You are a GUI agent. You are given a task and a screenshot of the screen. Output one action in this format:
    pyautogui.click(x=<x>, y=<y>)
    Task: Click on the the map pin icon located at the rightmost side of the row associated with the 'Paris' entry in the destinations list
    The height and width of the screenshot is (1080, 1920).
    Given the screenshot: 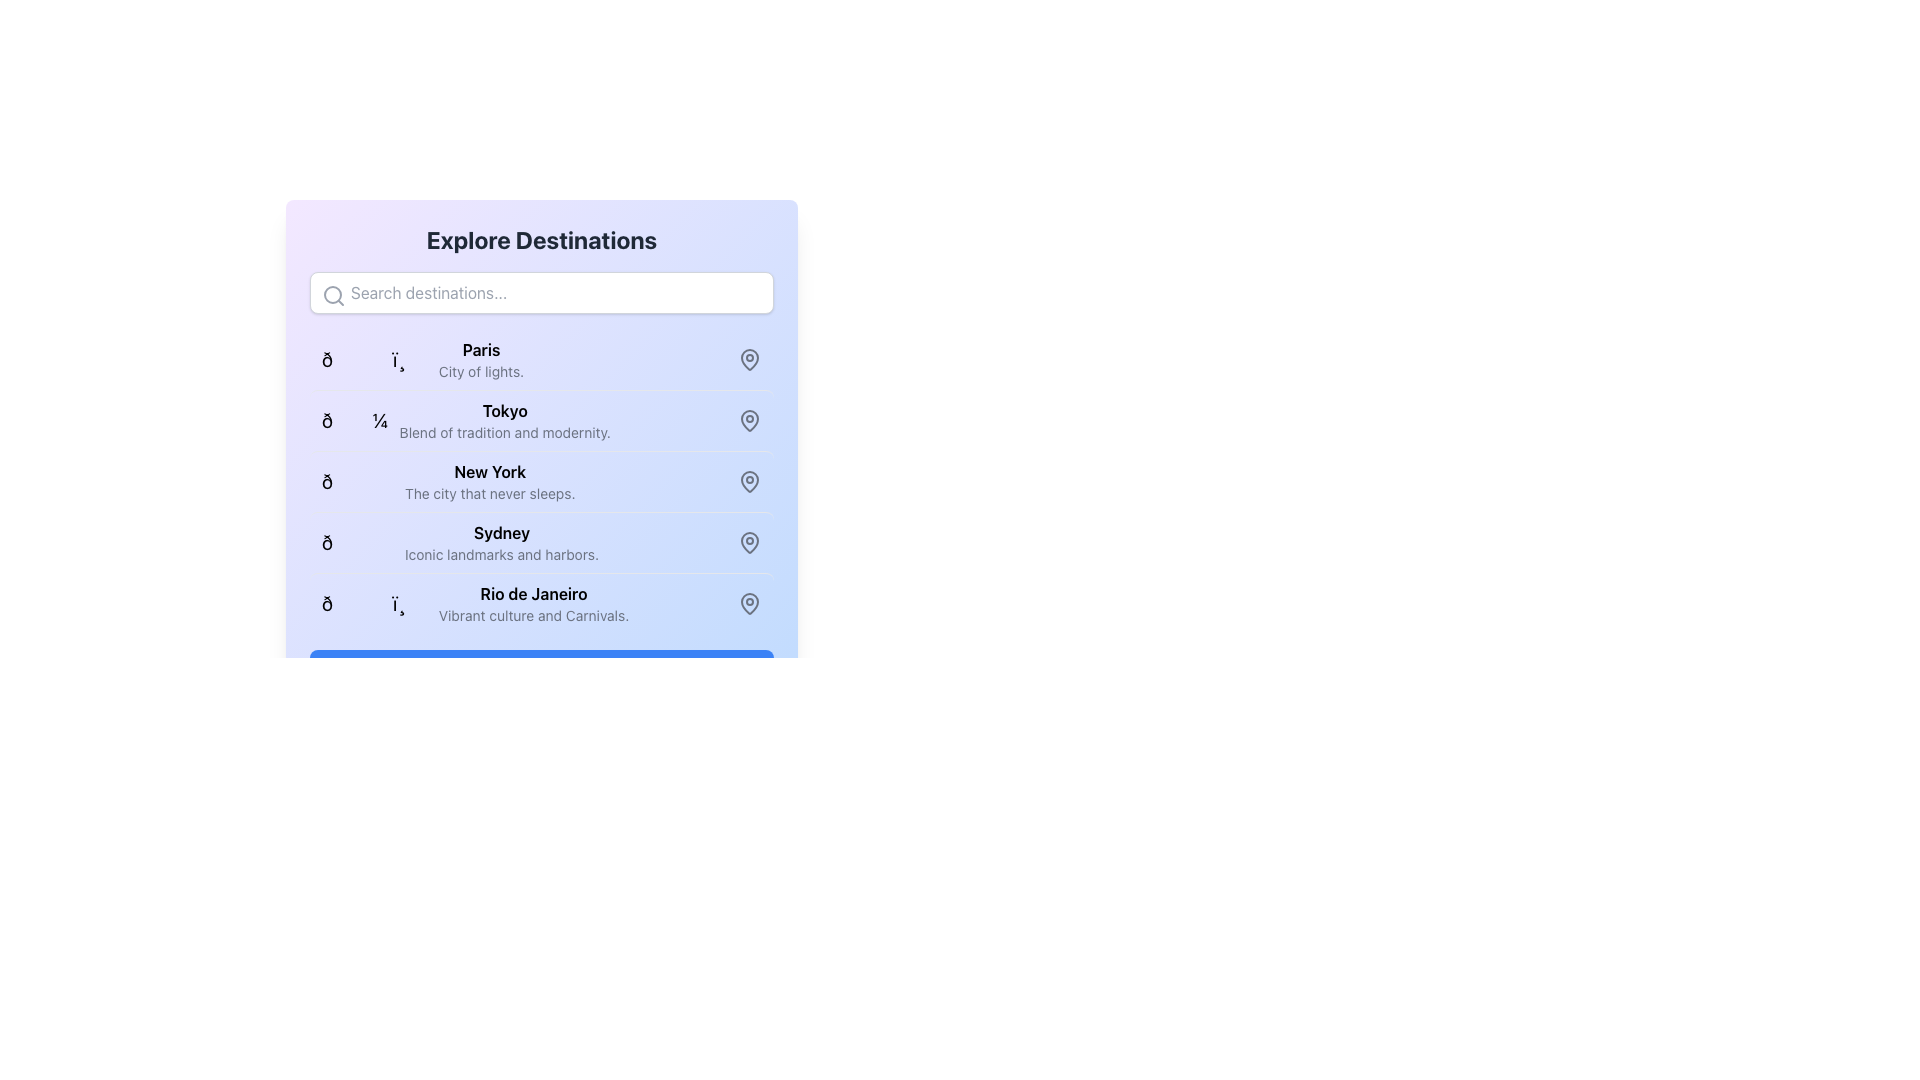 What is the action you would take?
    pyautogui.click(x=748, y=358)
    